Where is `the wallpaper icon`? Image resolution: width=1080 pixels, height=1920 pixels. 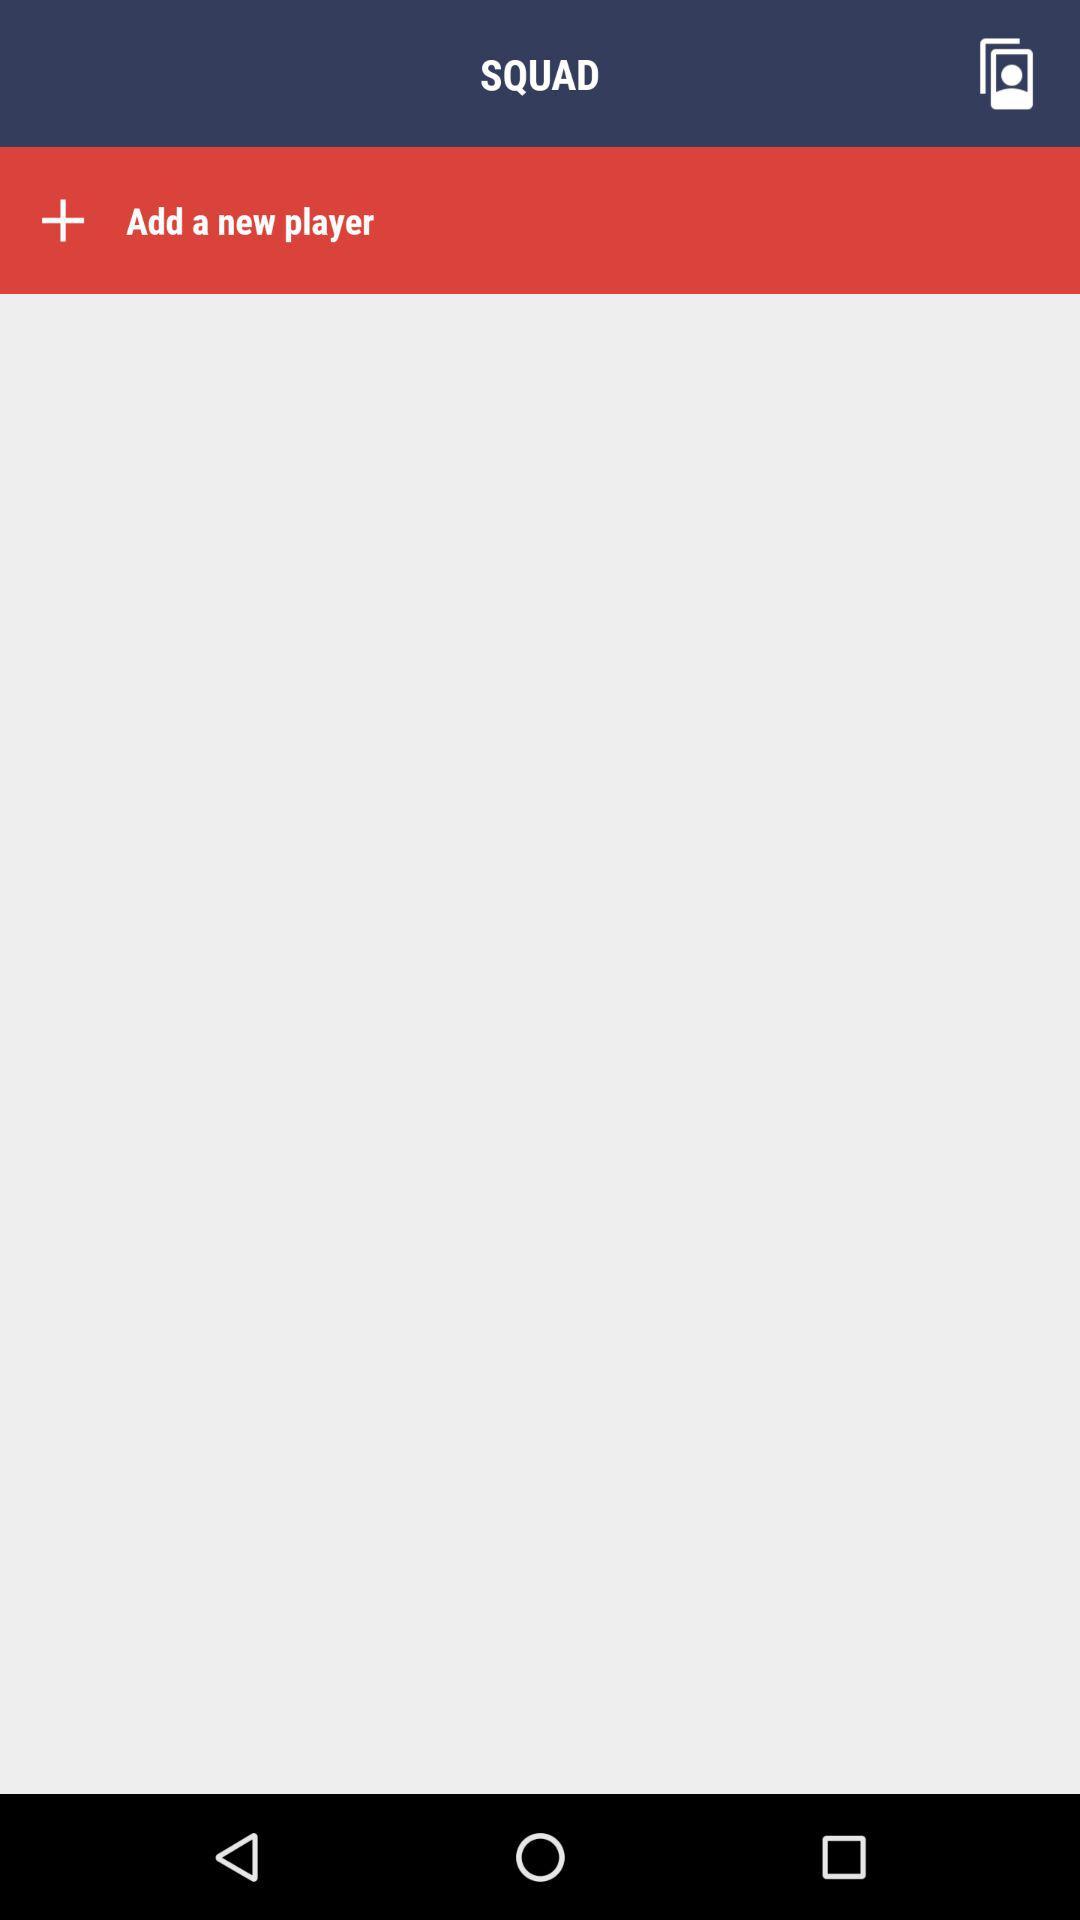 the wallpaper icon is located at coordinates (1006, 73).